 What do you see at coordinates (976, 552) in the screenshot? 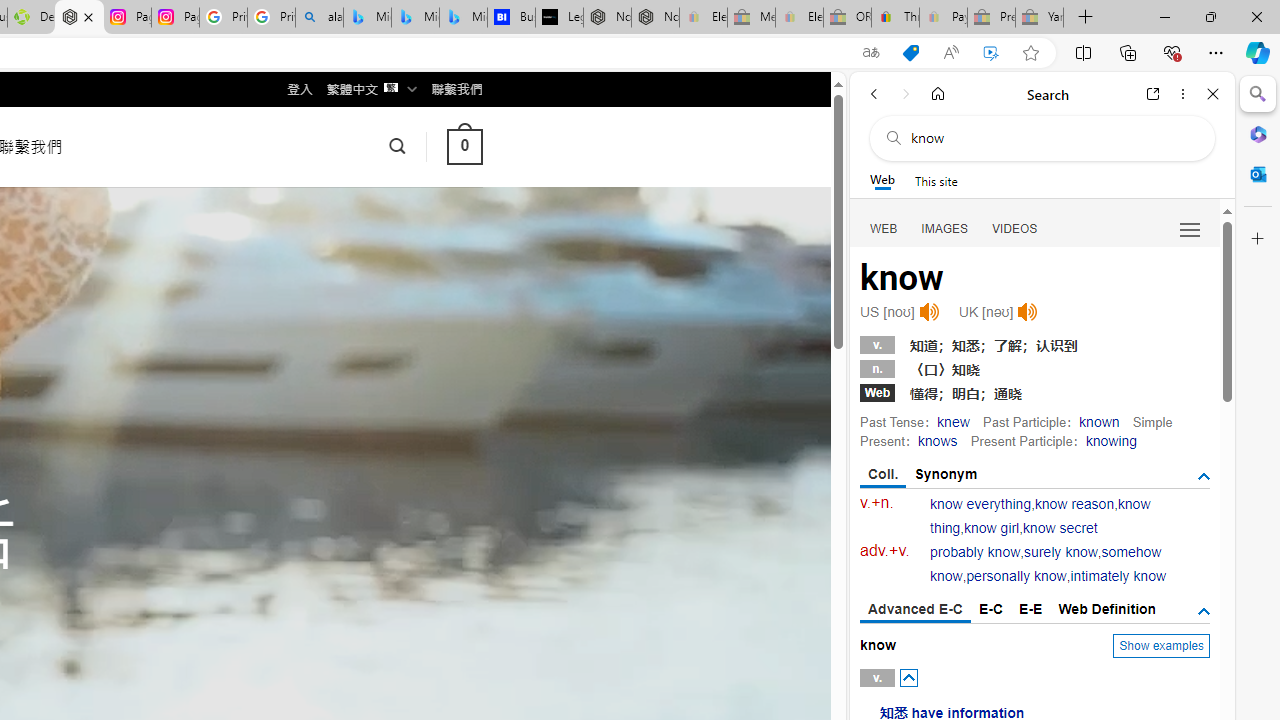
I see `'probably know'` at bounding box center [976, 552].